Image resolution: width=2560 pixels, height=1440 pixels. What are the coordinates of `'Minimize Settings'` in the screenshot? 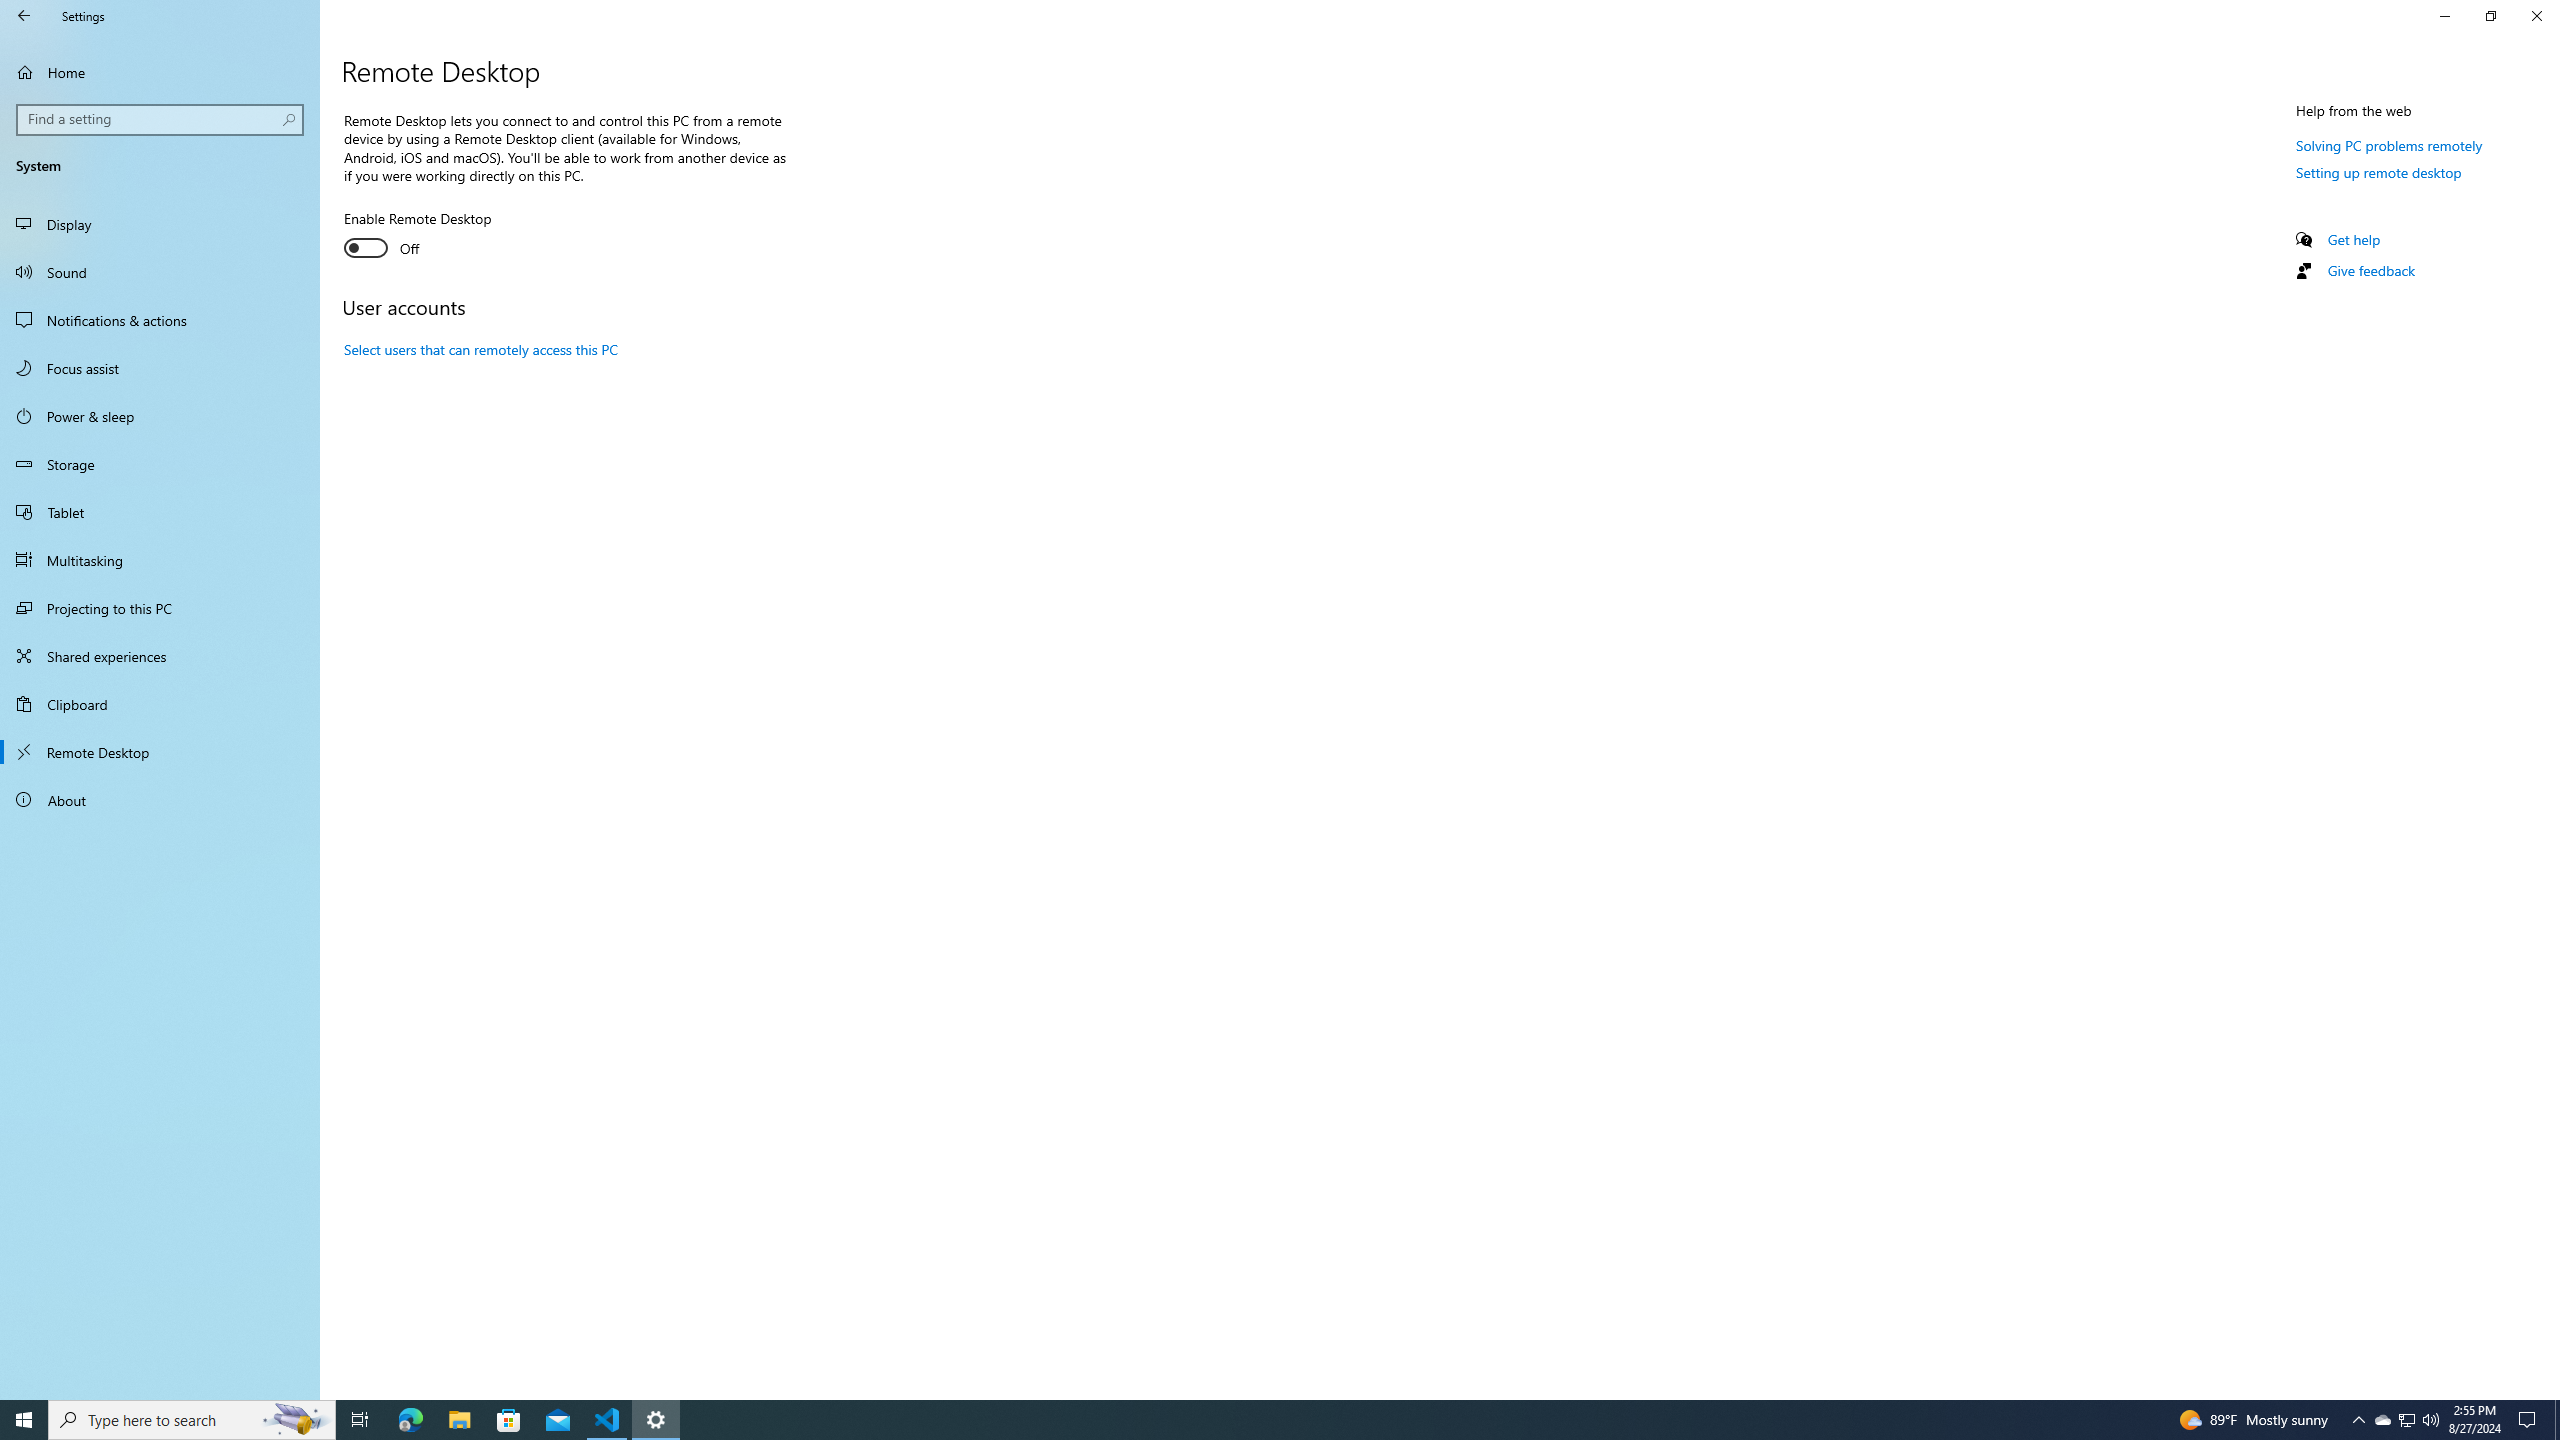 It's located at (2443, 15).